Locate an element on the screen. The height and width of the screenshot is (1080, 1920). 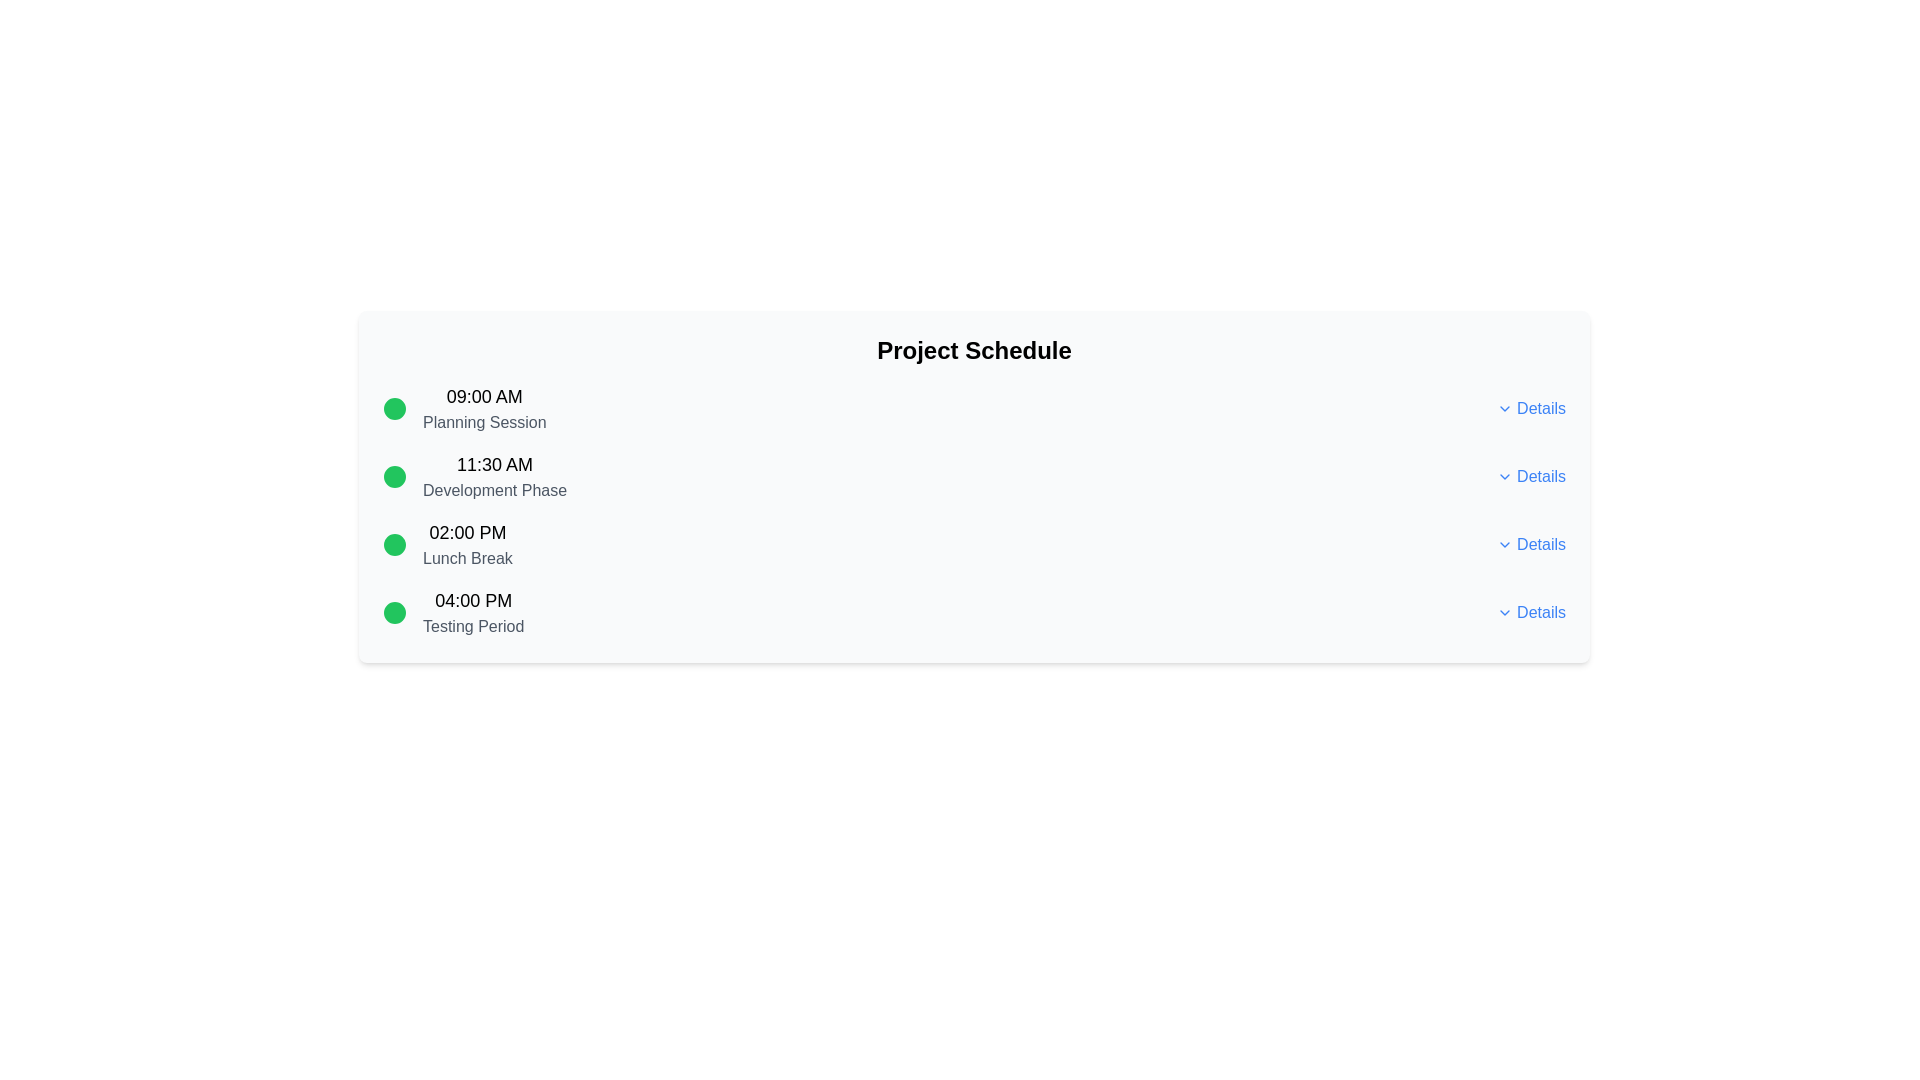
the Text Label that describes the event or activity scheduled at 02:00 PM in the schedule list, located in the third row of the timeline structure is located at coordinates (466, 559).